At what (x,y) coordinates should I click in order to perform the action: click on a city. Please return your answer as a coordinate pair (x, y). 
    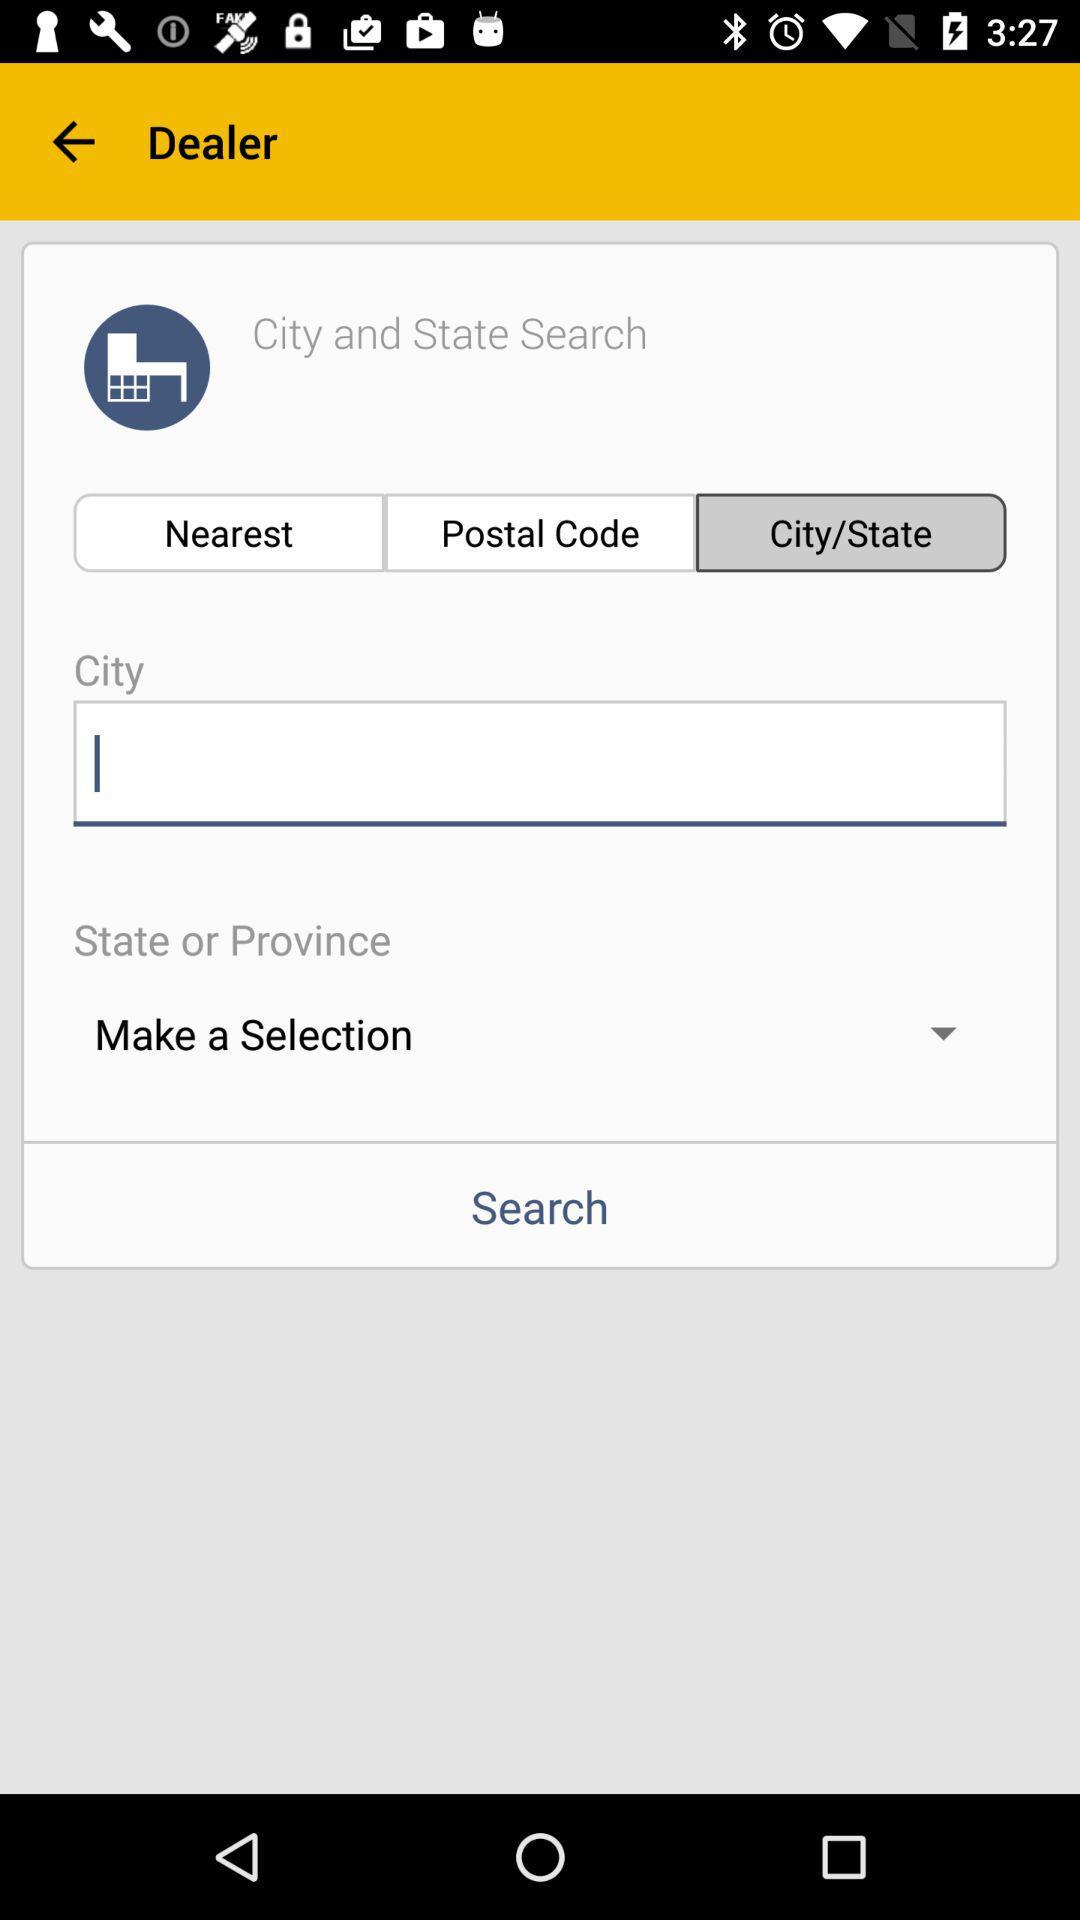
    Looking at the image, I should click on (540, 762).